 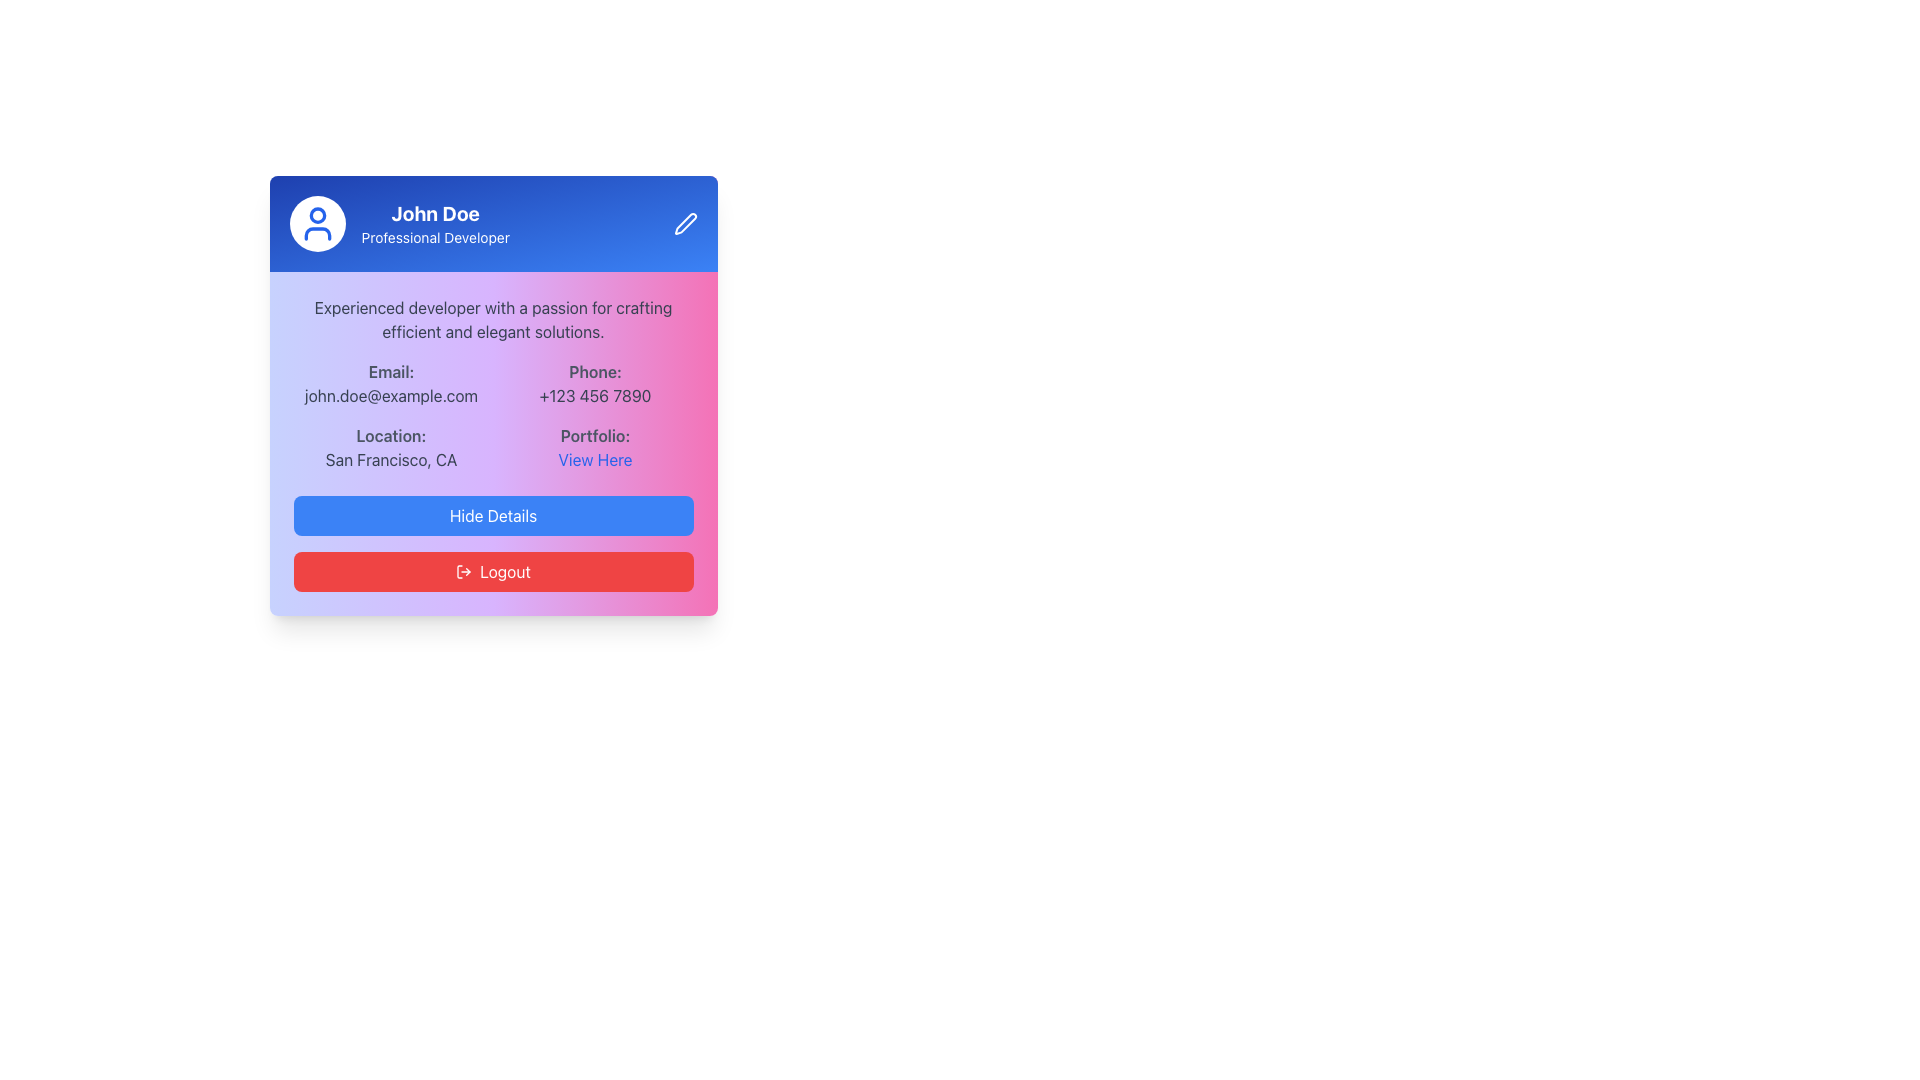 What do you see at coordinates (434, 223) in the screenshot?
I see `the Text content group that displays the name and professional title of an individual, located at the top center of a card layout` at bounding box center [434, 223].